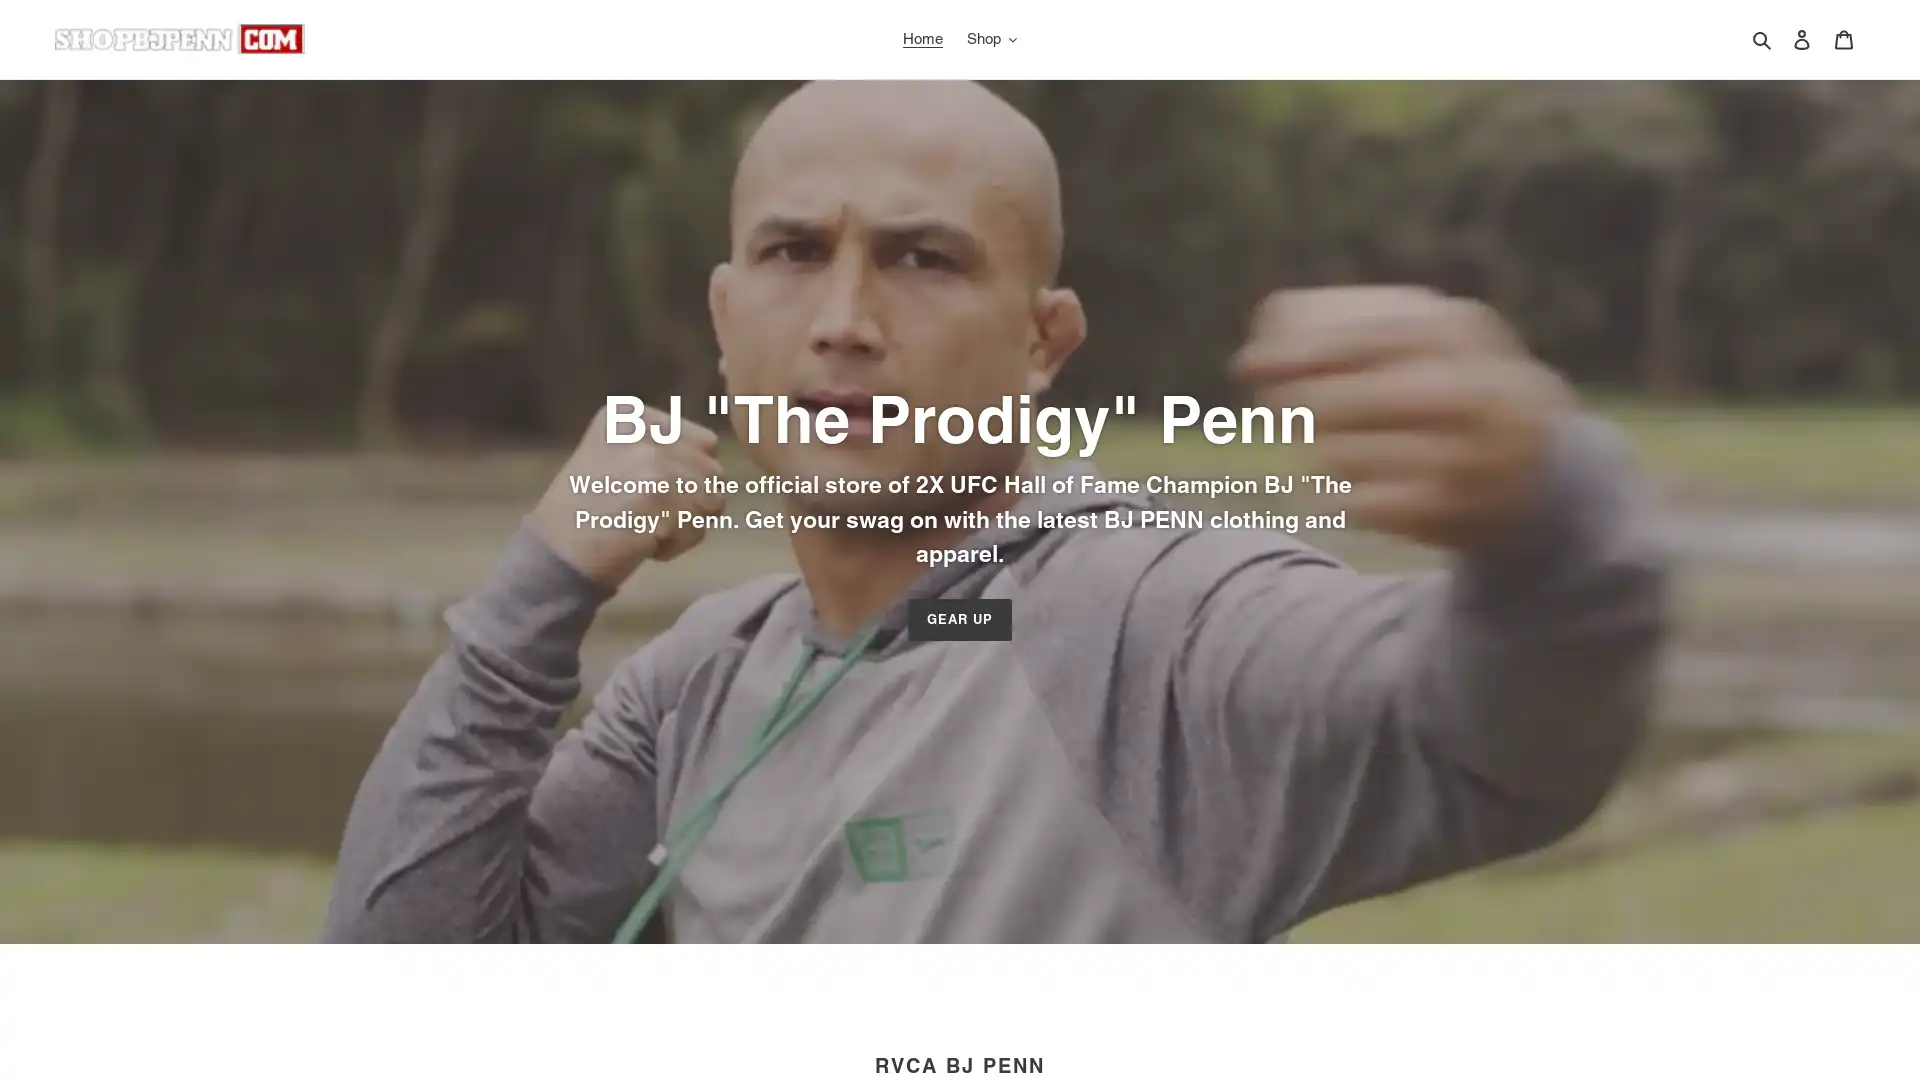  What do you see at coordinates (991, 38) in the screenshot?
I see `Shop` at bounding box center [991, 38].